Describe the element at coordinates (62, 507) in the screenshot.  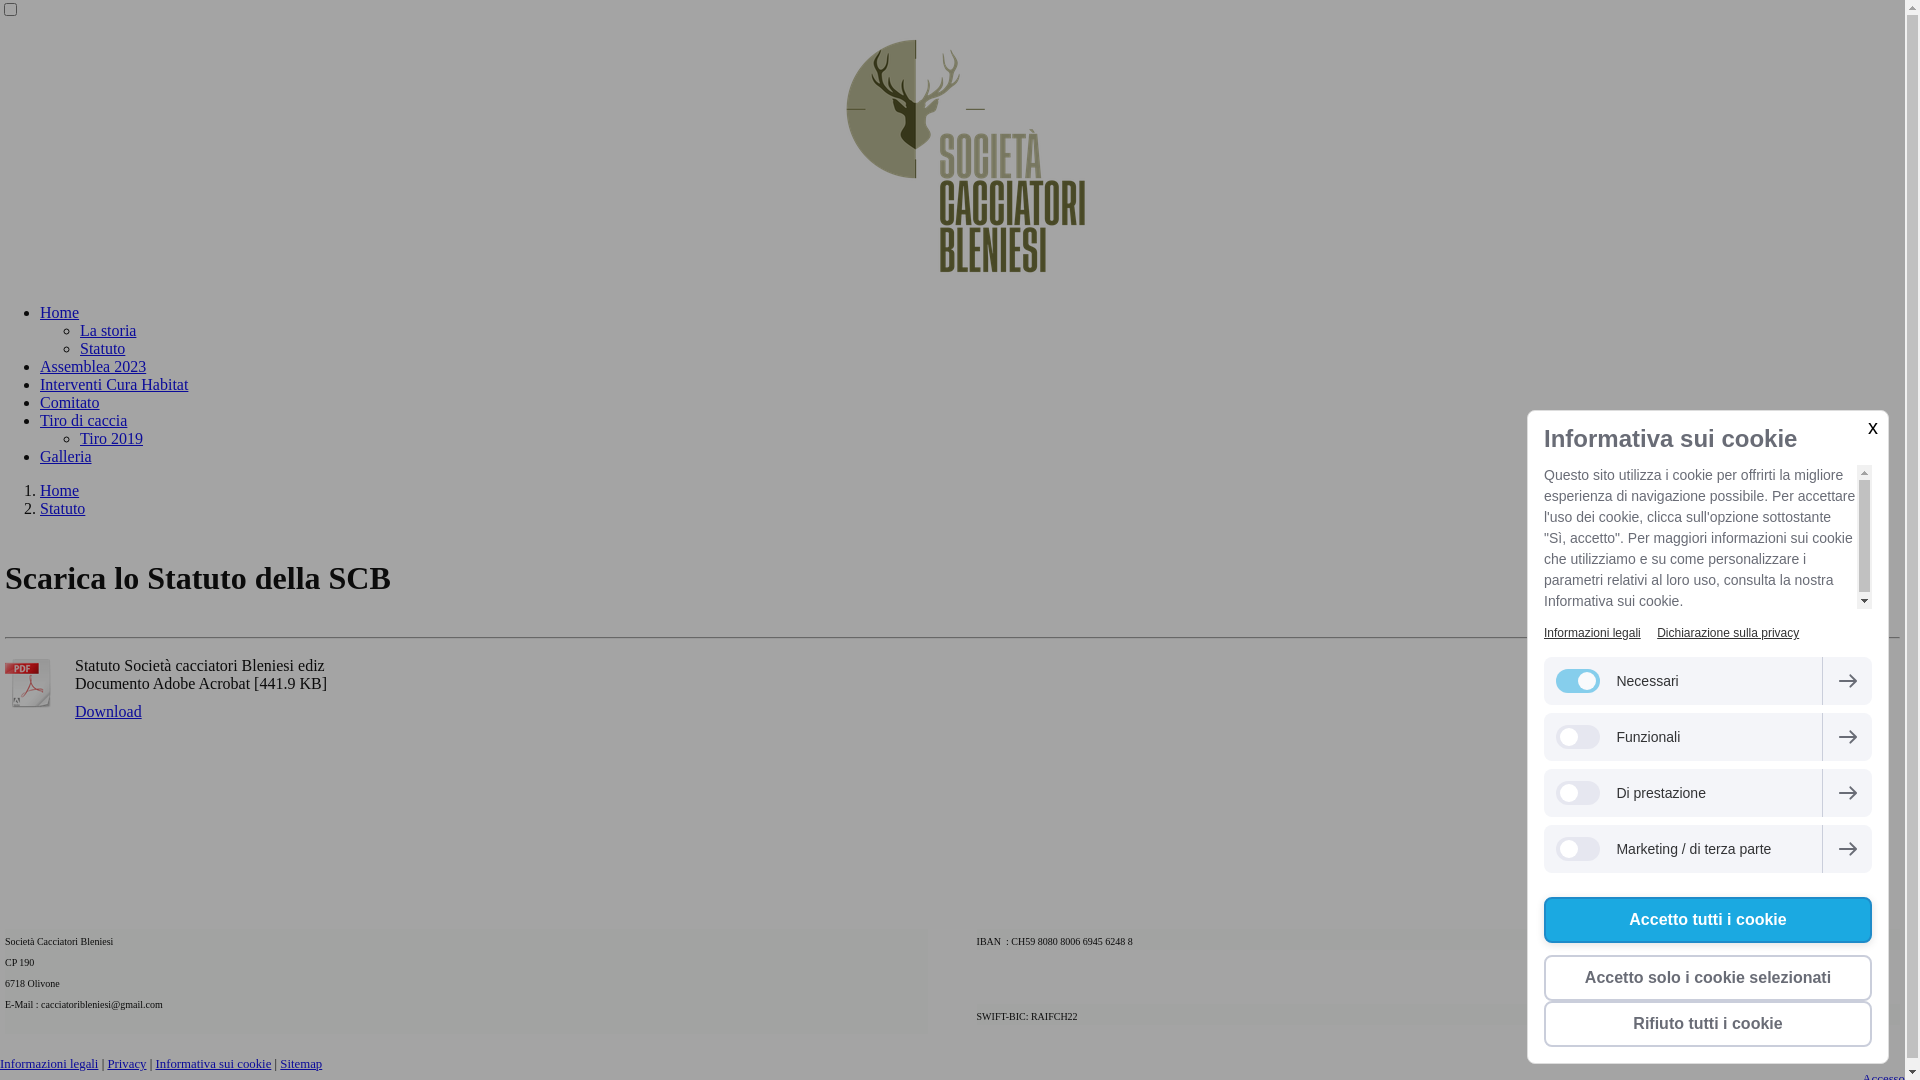
I see `'Statuto'` at that location.